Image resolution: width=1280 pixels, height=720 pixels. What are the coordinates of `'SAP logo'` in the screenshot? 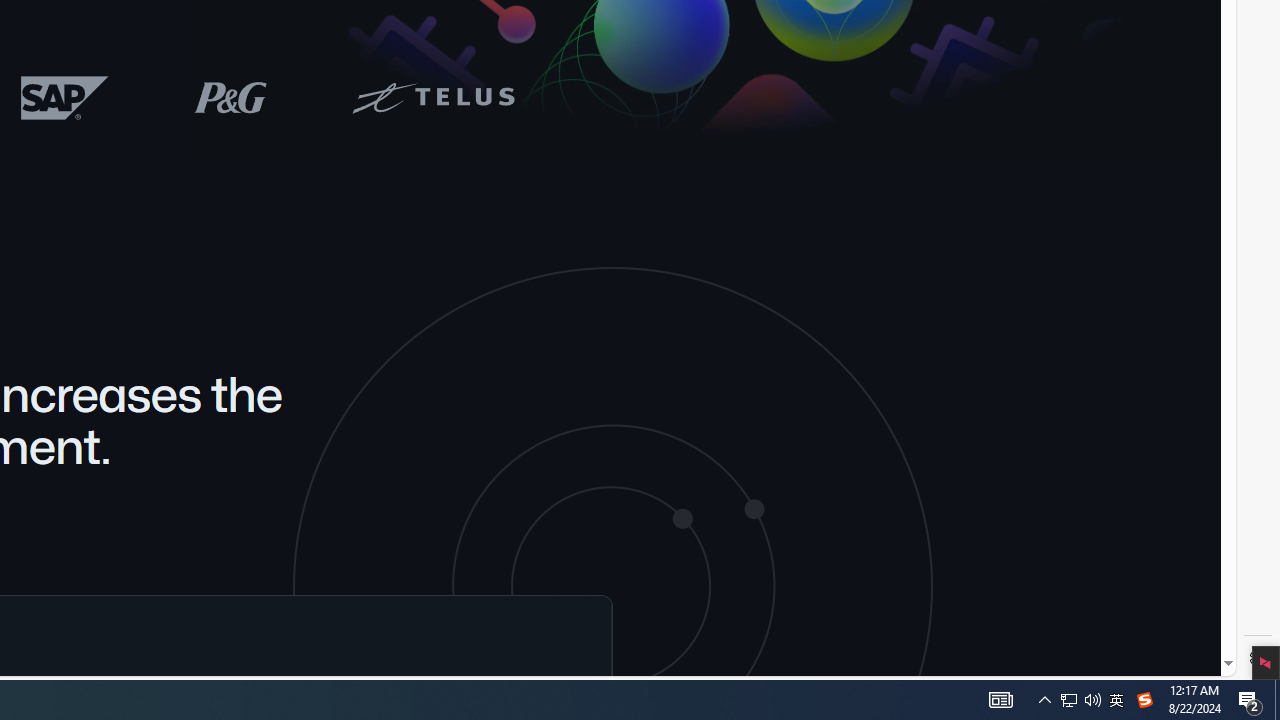 It's located at (65, 97).